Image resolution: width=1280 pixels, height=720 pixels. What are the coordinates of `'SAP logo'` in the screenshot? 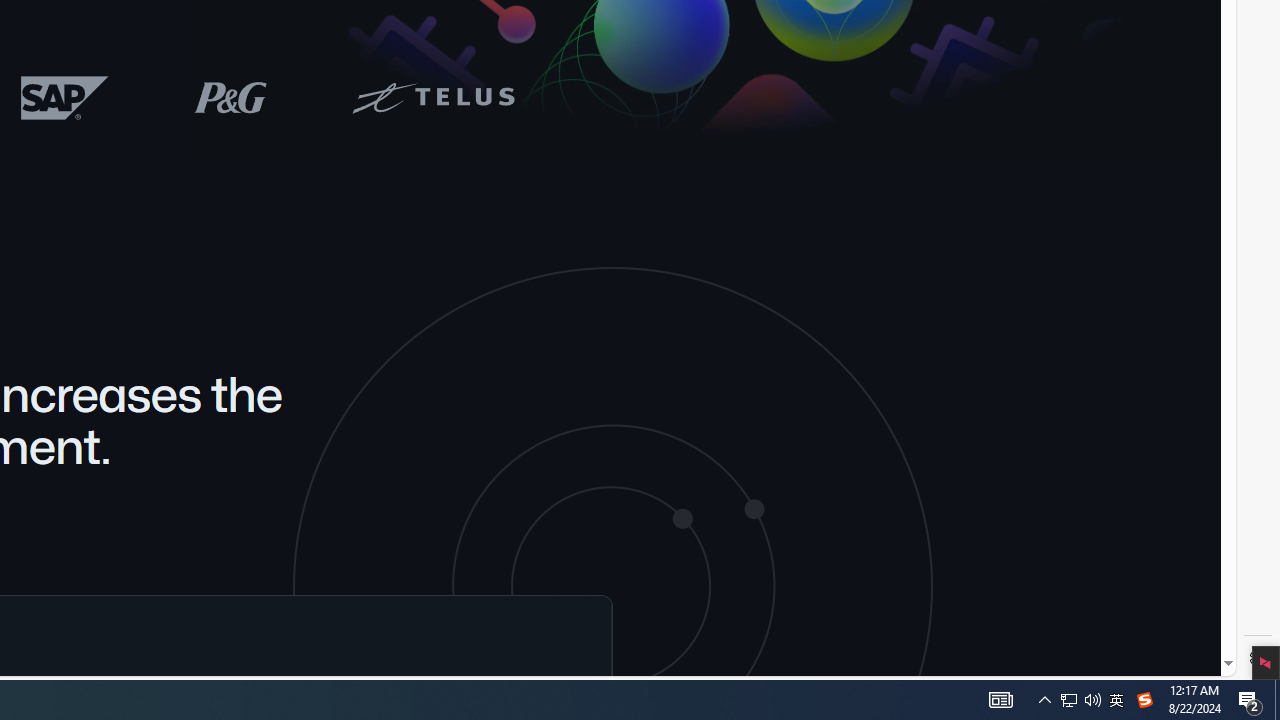 It's located at (65, 97).